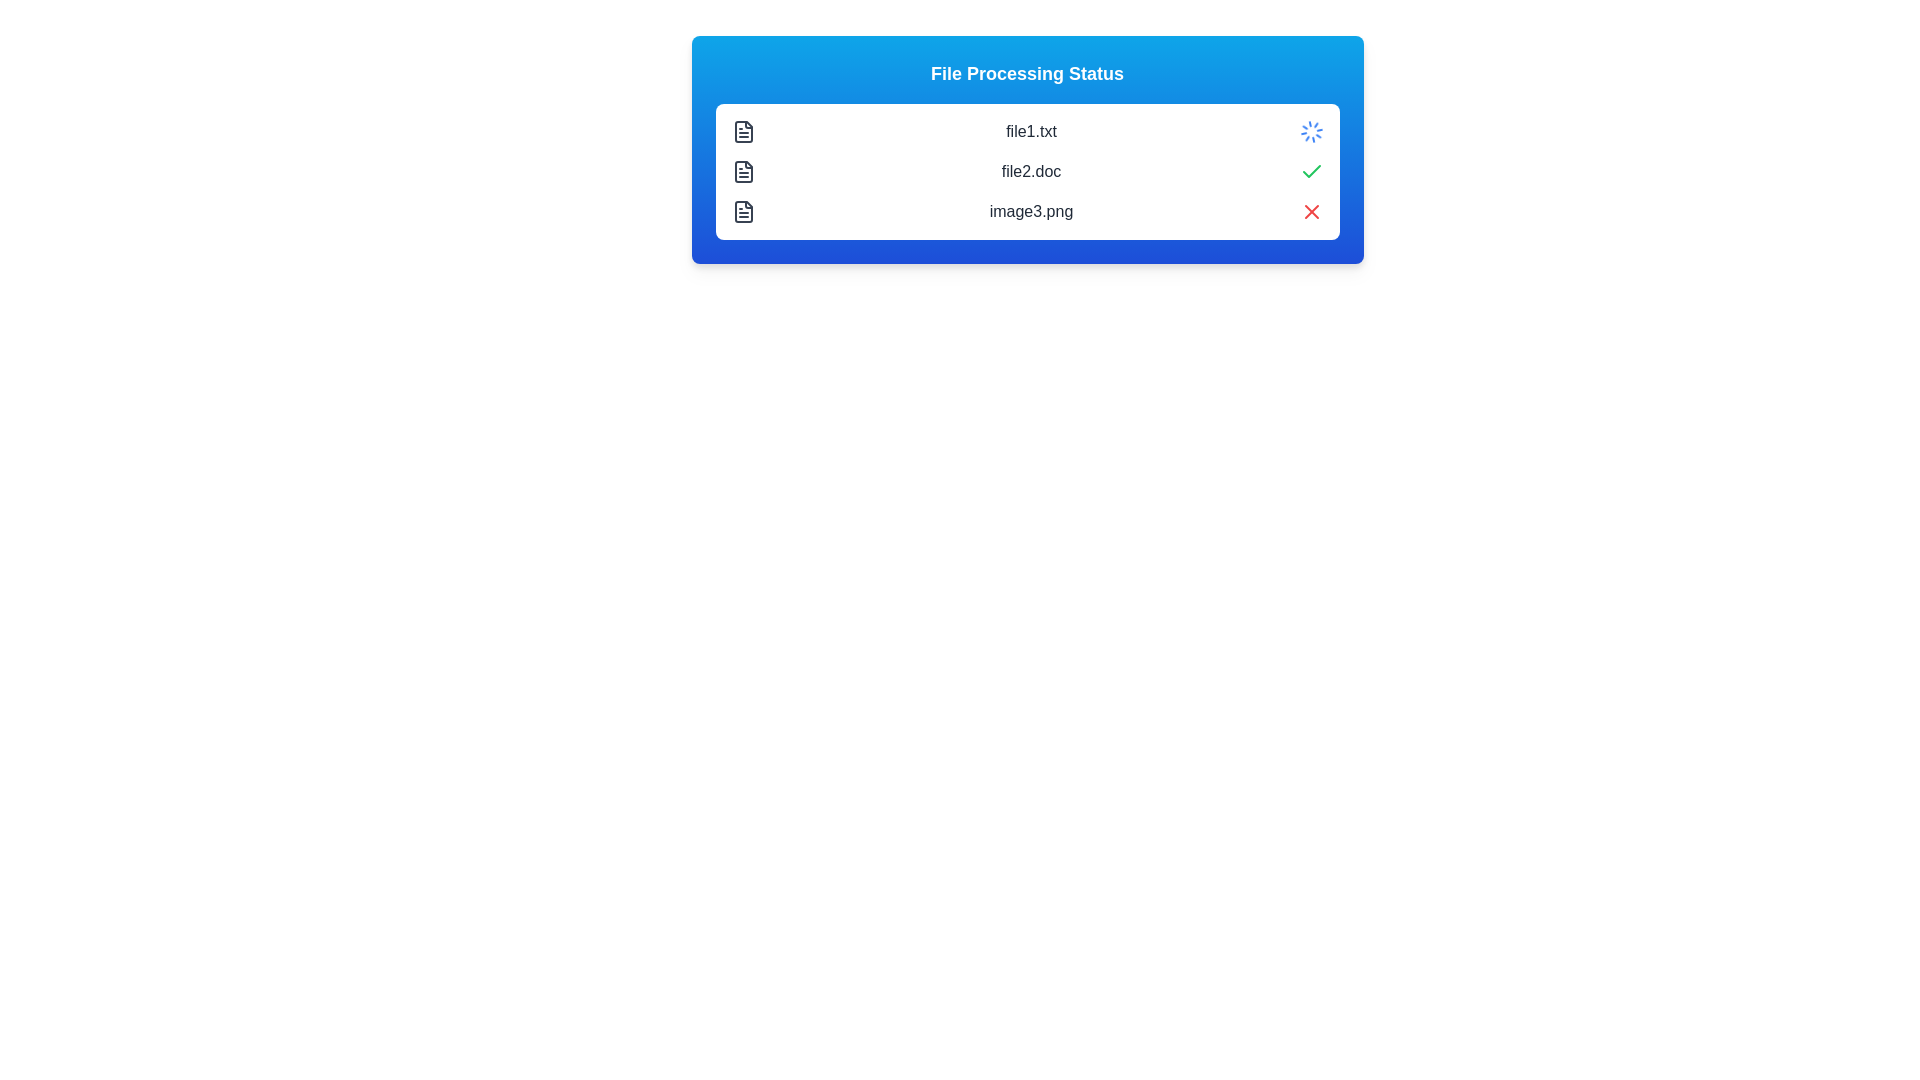  Describe the element at coordinates (1027, 131) in the screenshot. I see `the file row for 'file1.txt'` at that location.